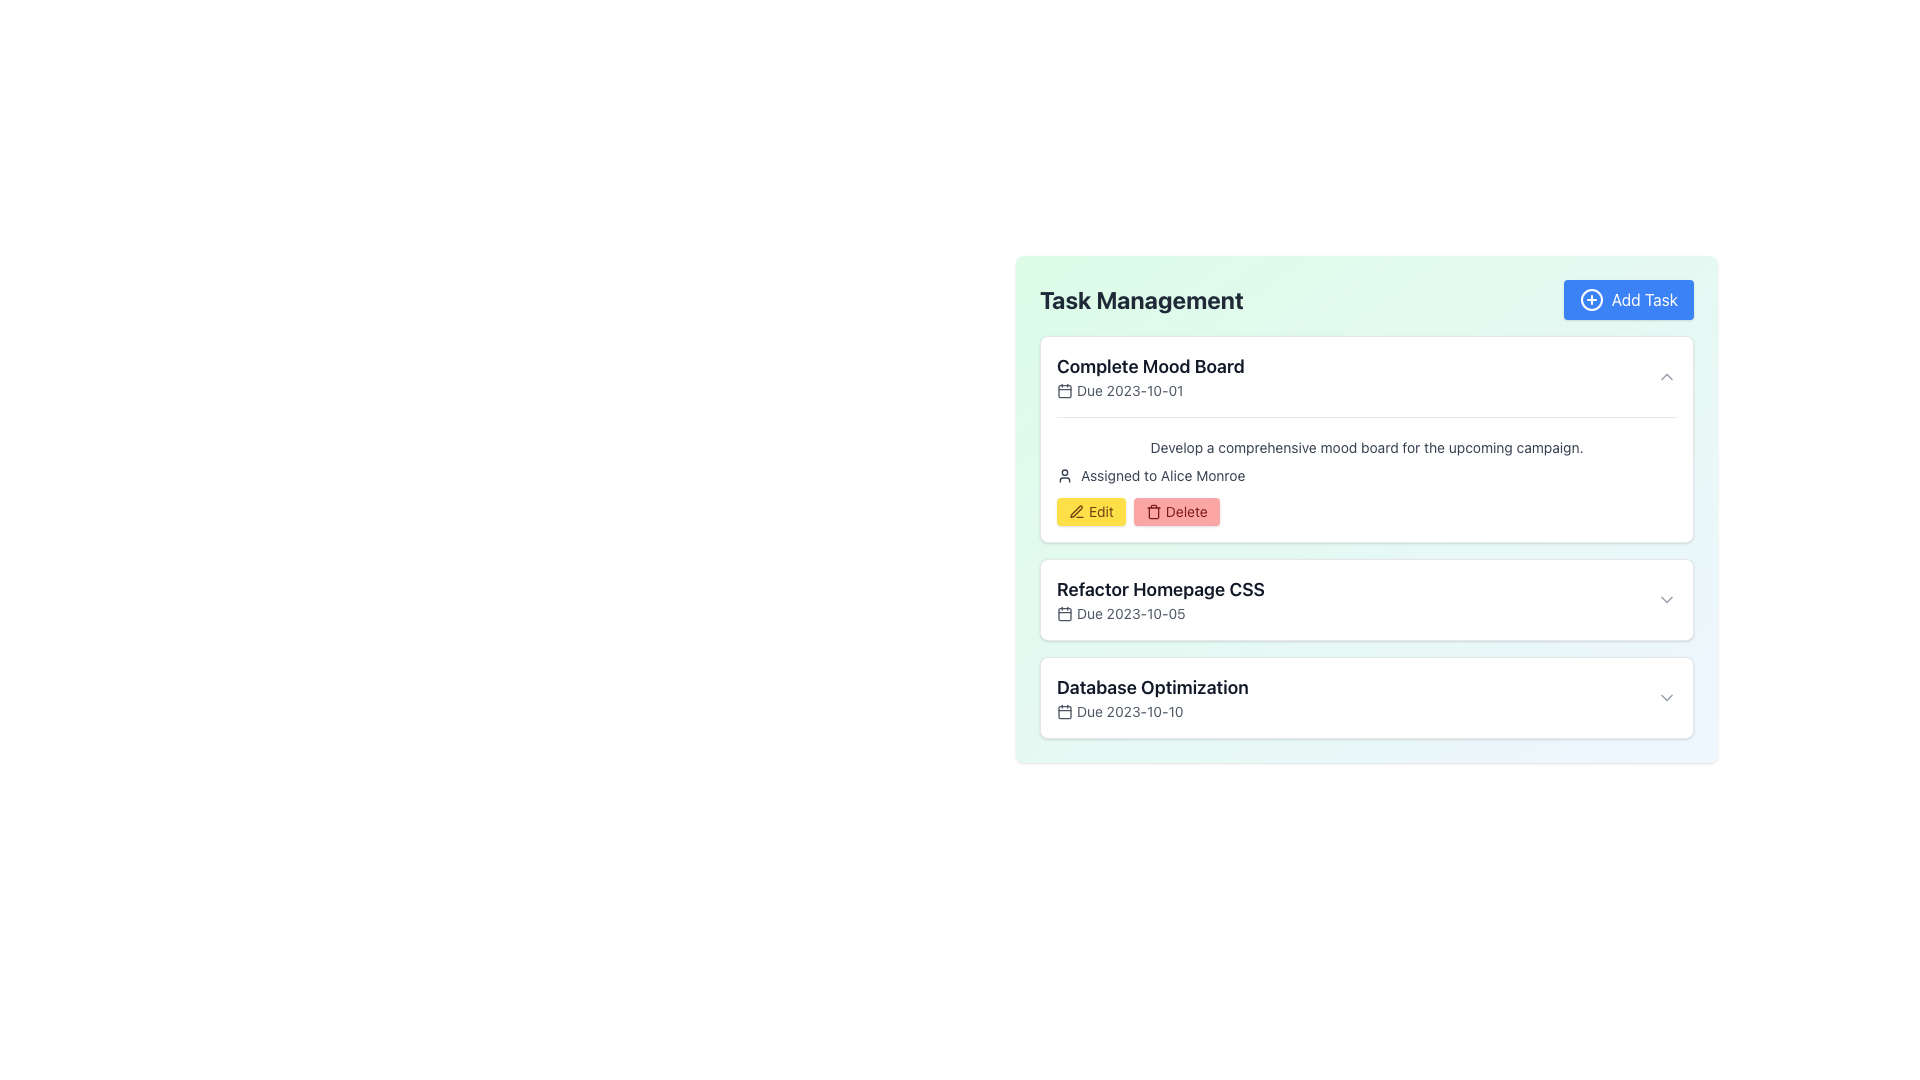 This screenshot has width=1920, height=1080. I want to click on the calendar date icon located in the upper-left part of the 'Complete Mood Board' task card, which indicates the deadline of the task, so click(1064, 390).